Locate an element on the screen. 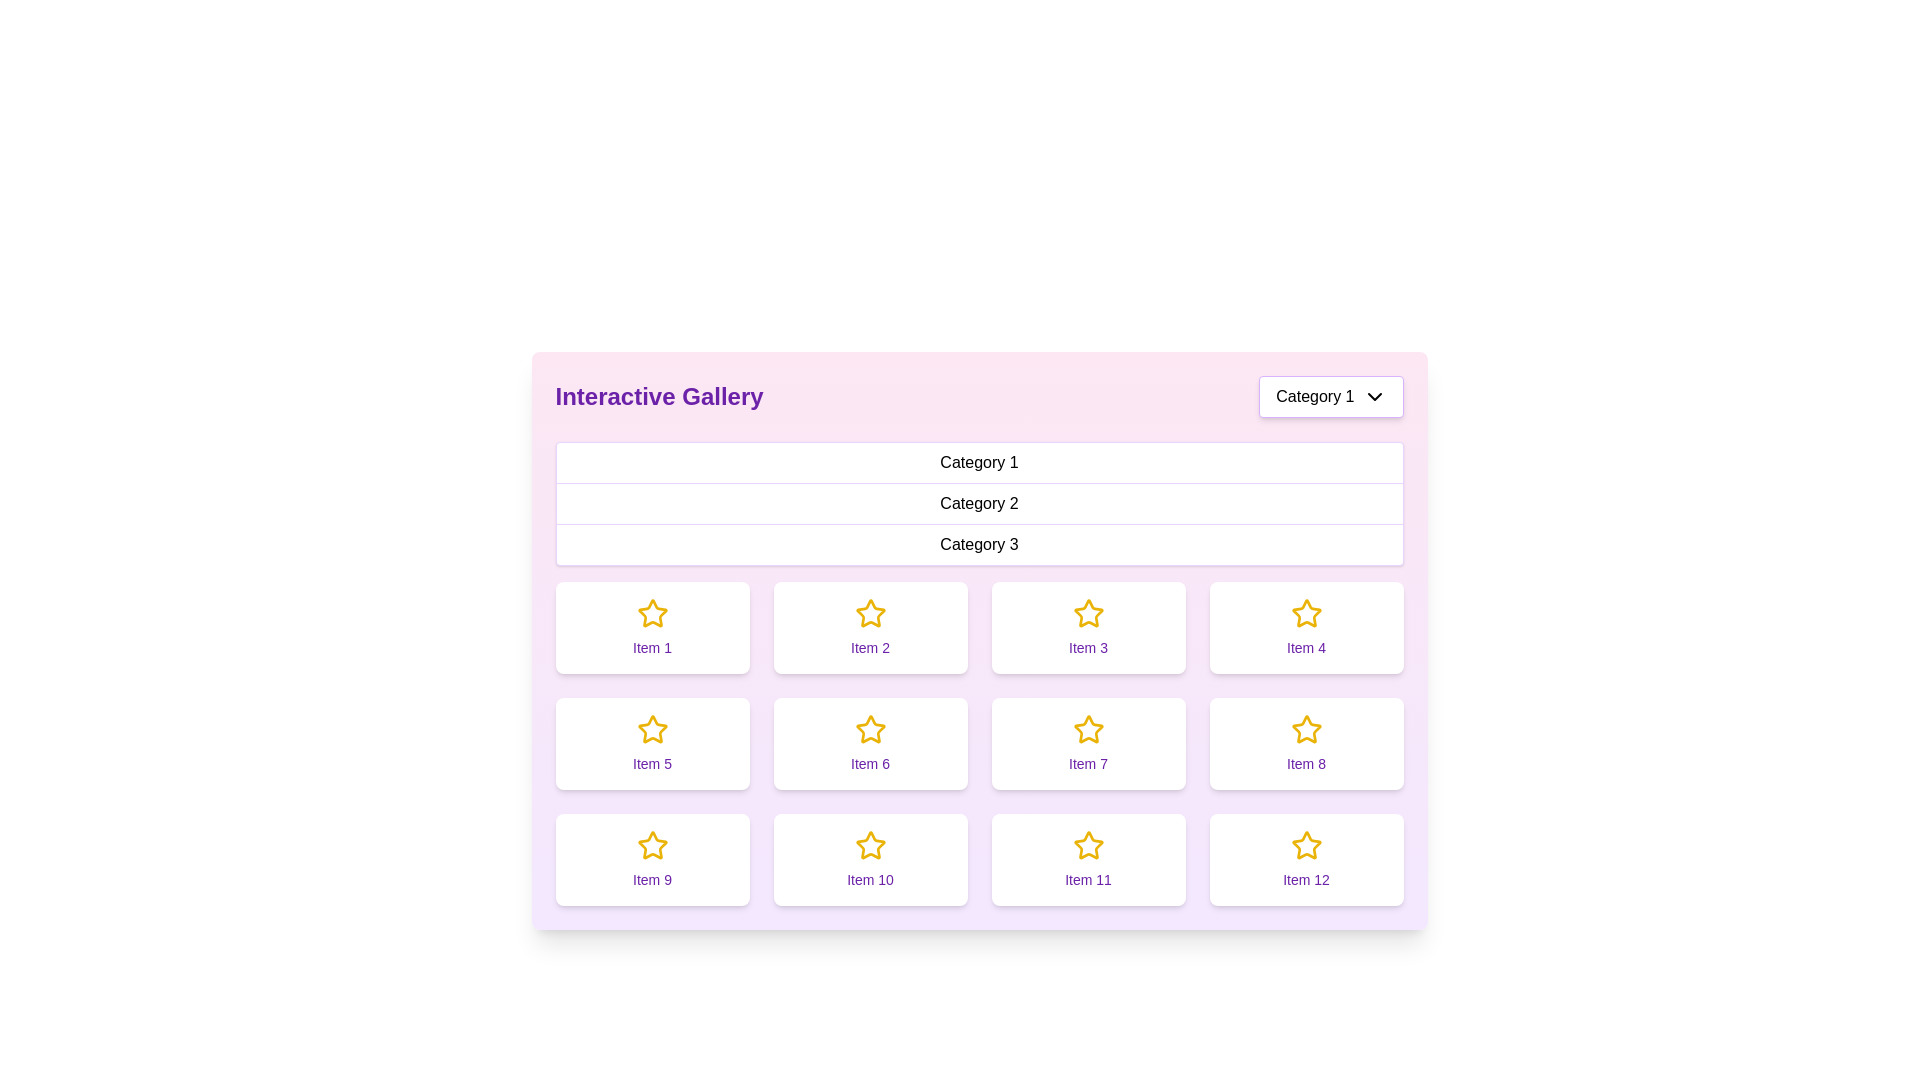  the star icon labeled 'Item 3', located in the third position of the first row in a 4x3 grid layout, as part of a gesture is located at coordinates (1087, 612).